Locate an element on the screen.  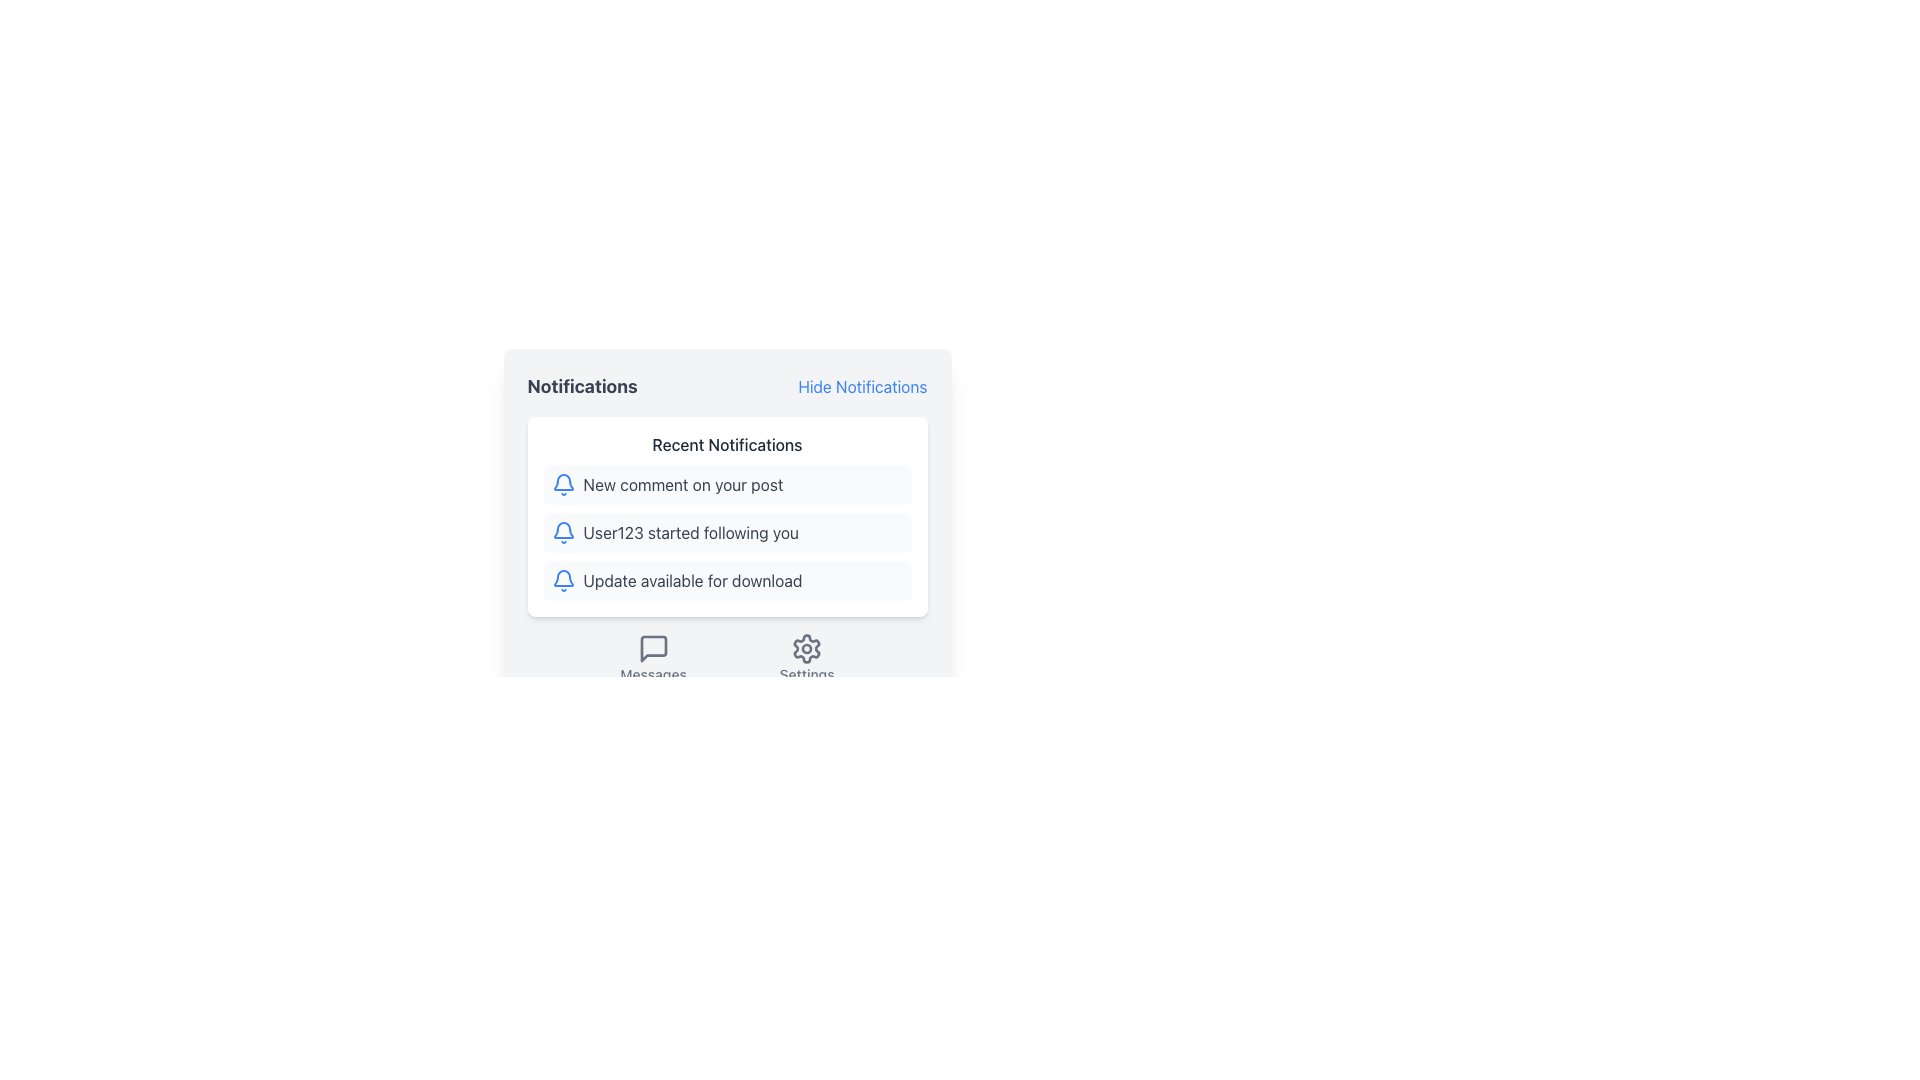
the speech bubble icon located at the bottom left of the notifications panel is located at coordinates (653, 648).